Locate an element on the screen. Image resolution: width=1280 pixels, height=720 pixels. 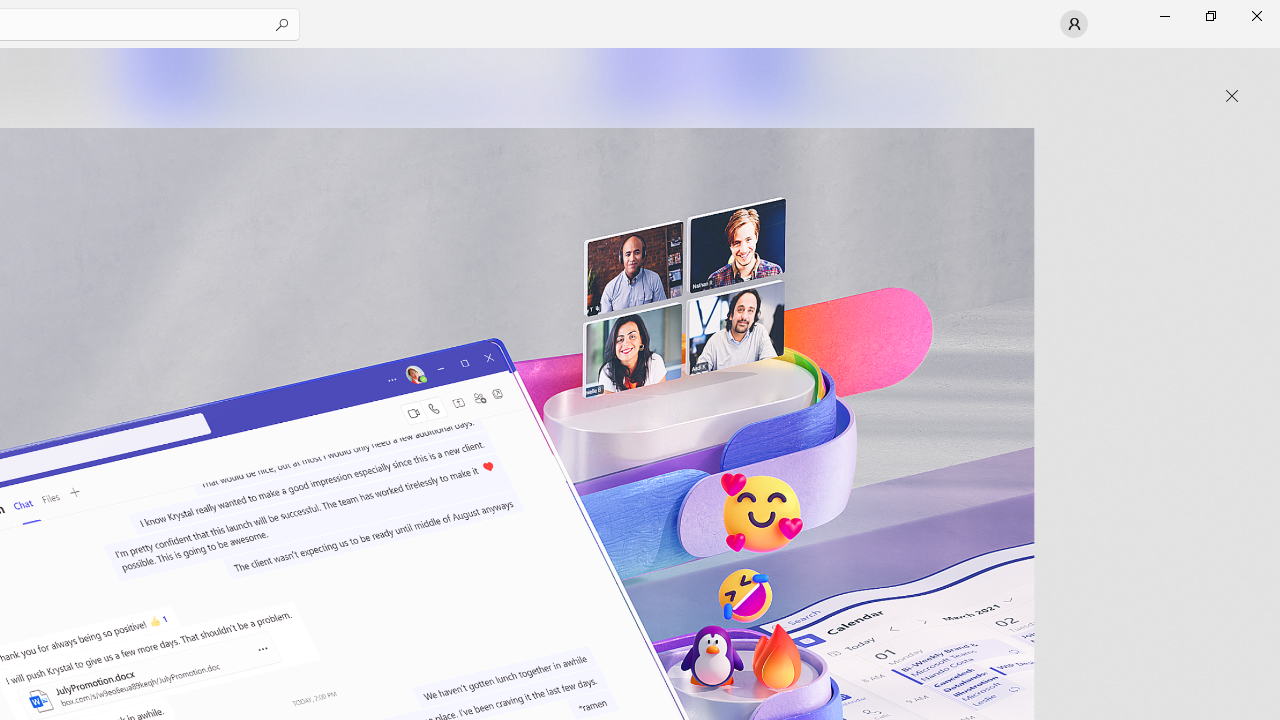
'User profile' is located at coordinates (1072, 24).